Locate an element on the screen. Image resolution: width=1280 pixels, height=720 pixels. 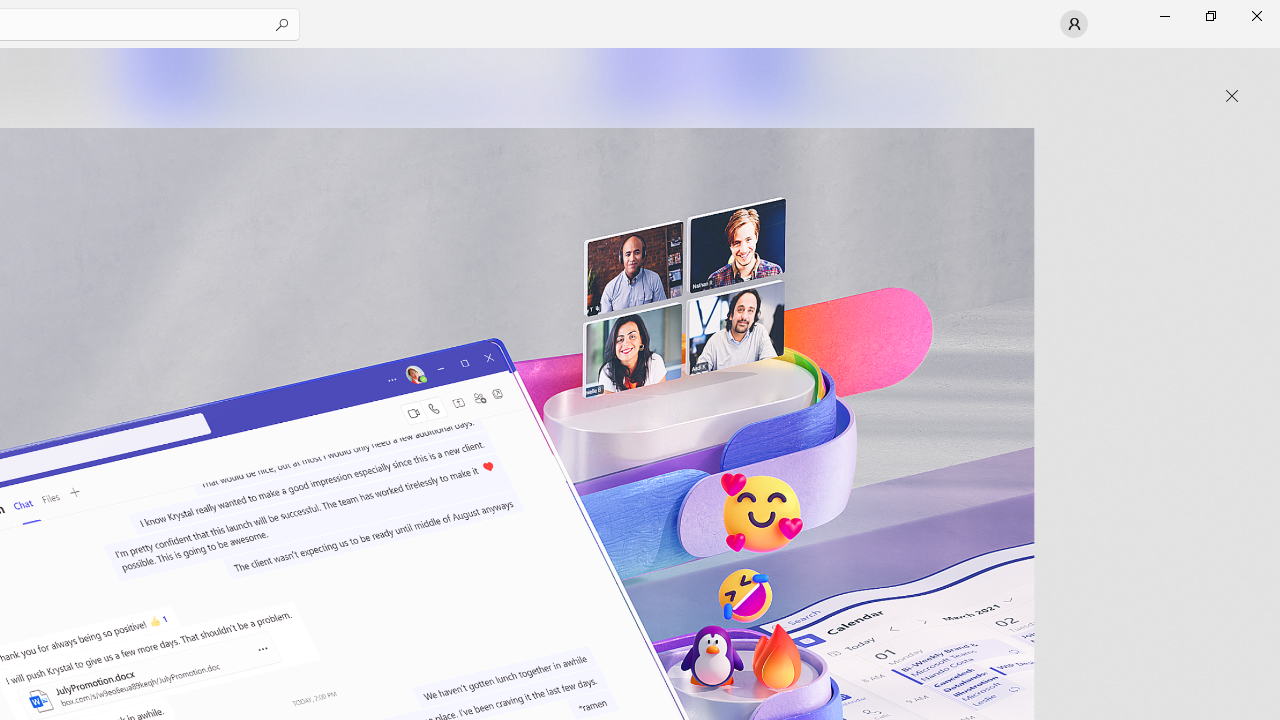
'User profile' is located at coordinates (1072, 24).